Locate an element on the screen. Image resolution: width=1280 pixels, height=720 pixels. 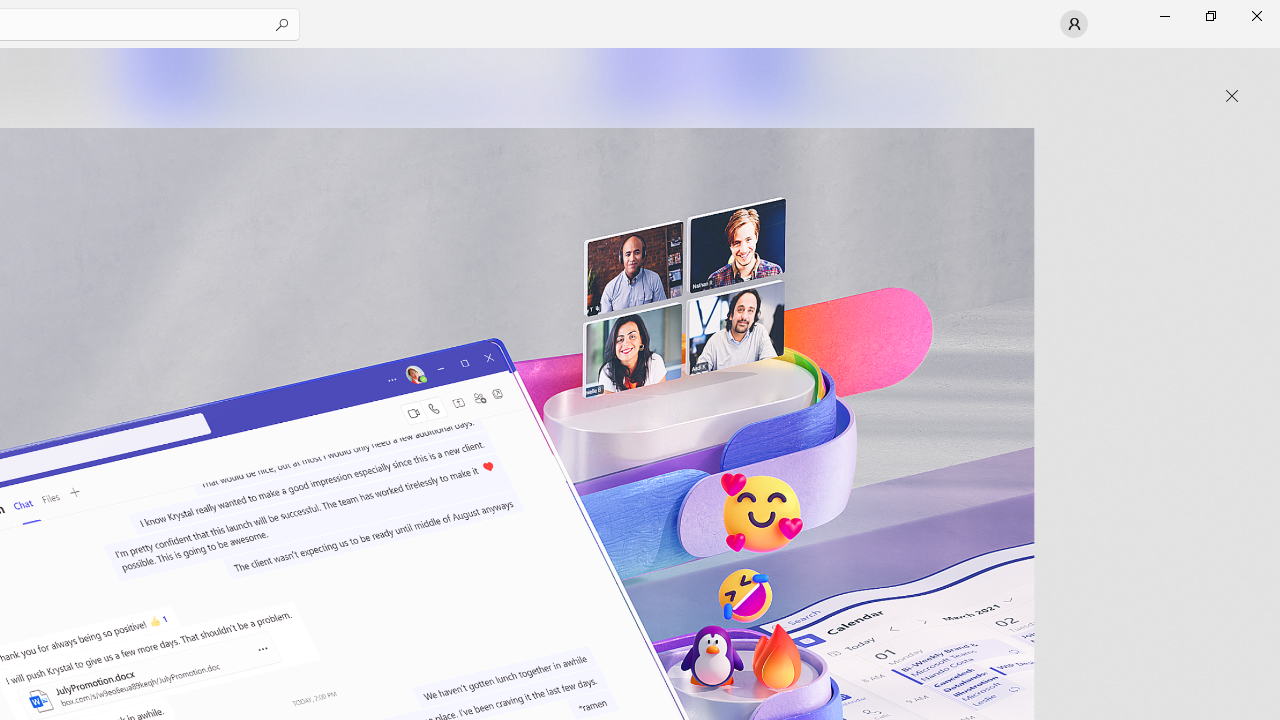
'User profile' is located at coordinates (1072, 24).